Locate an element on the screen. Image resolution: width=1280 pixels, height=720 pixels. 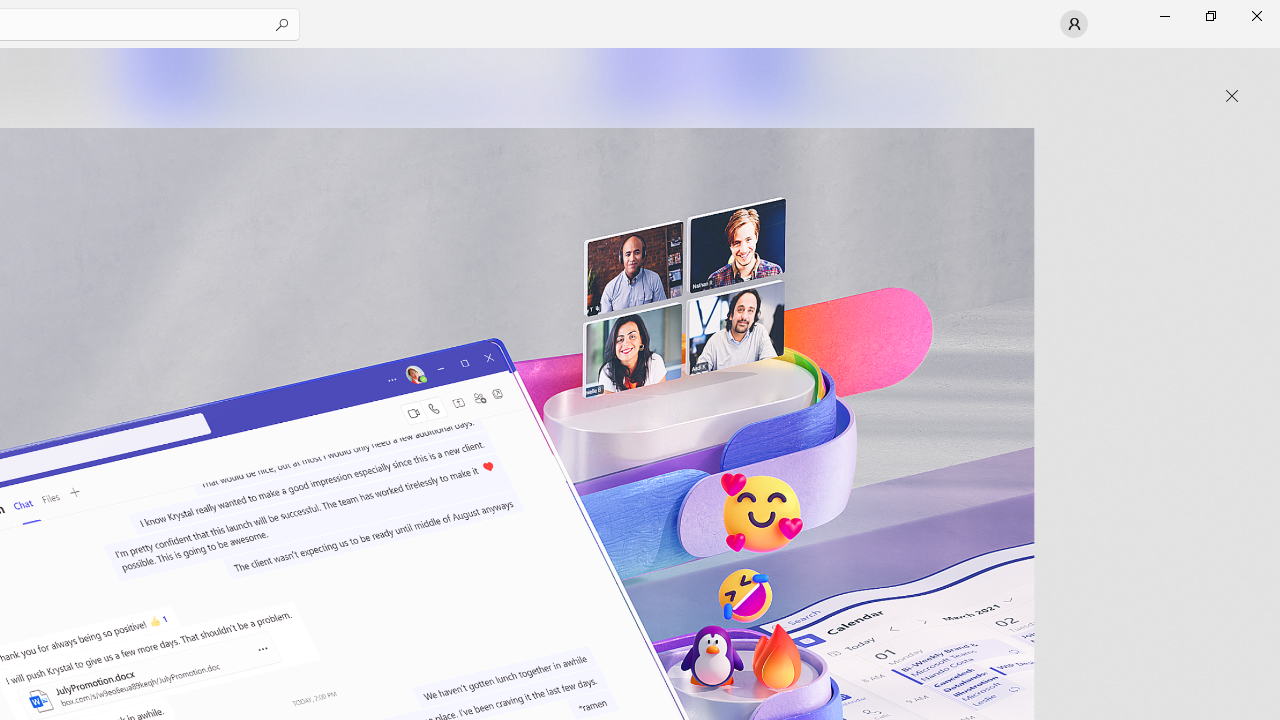
'User profile' is located at coordinates (1072, 24).